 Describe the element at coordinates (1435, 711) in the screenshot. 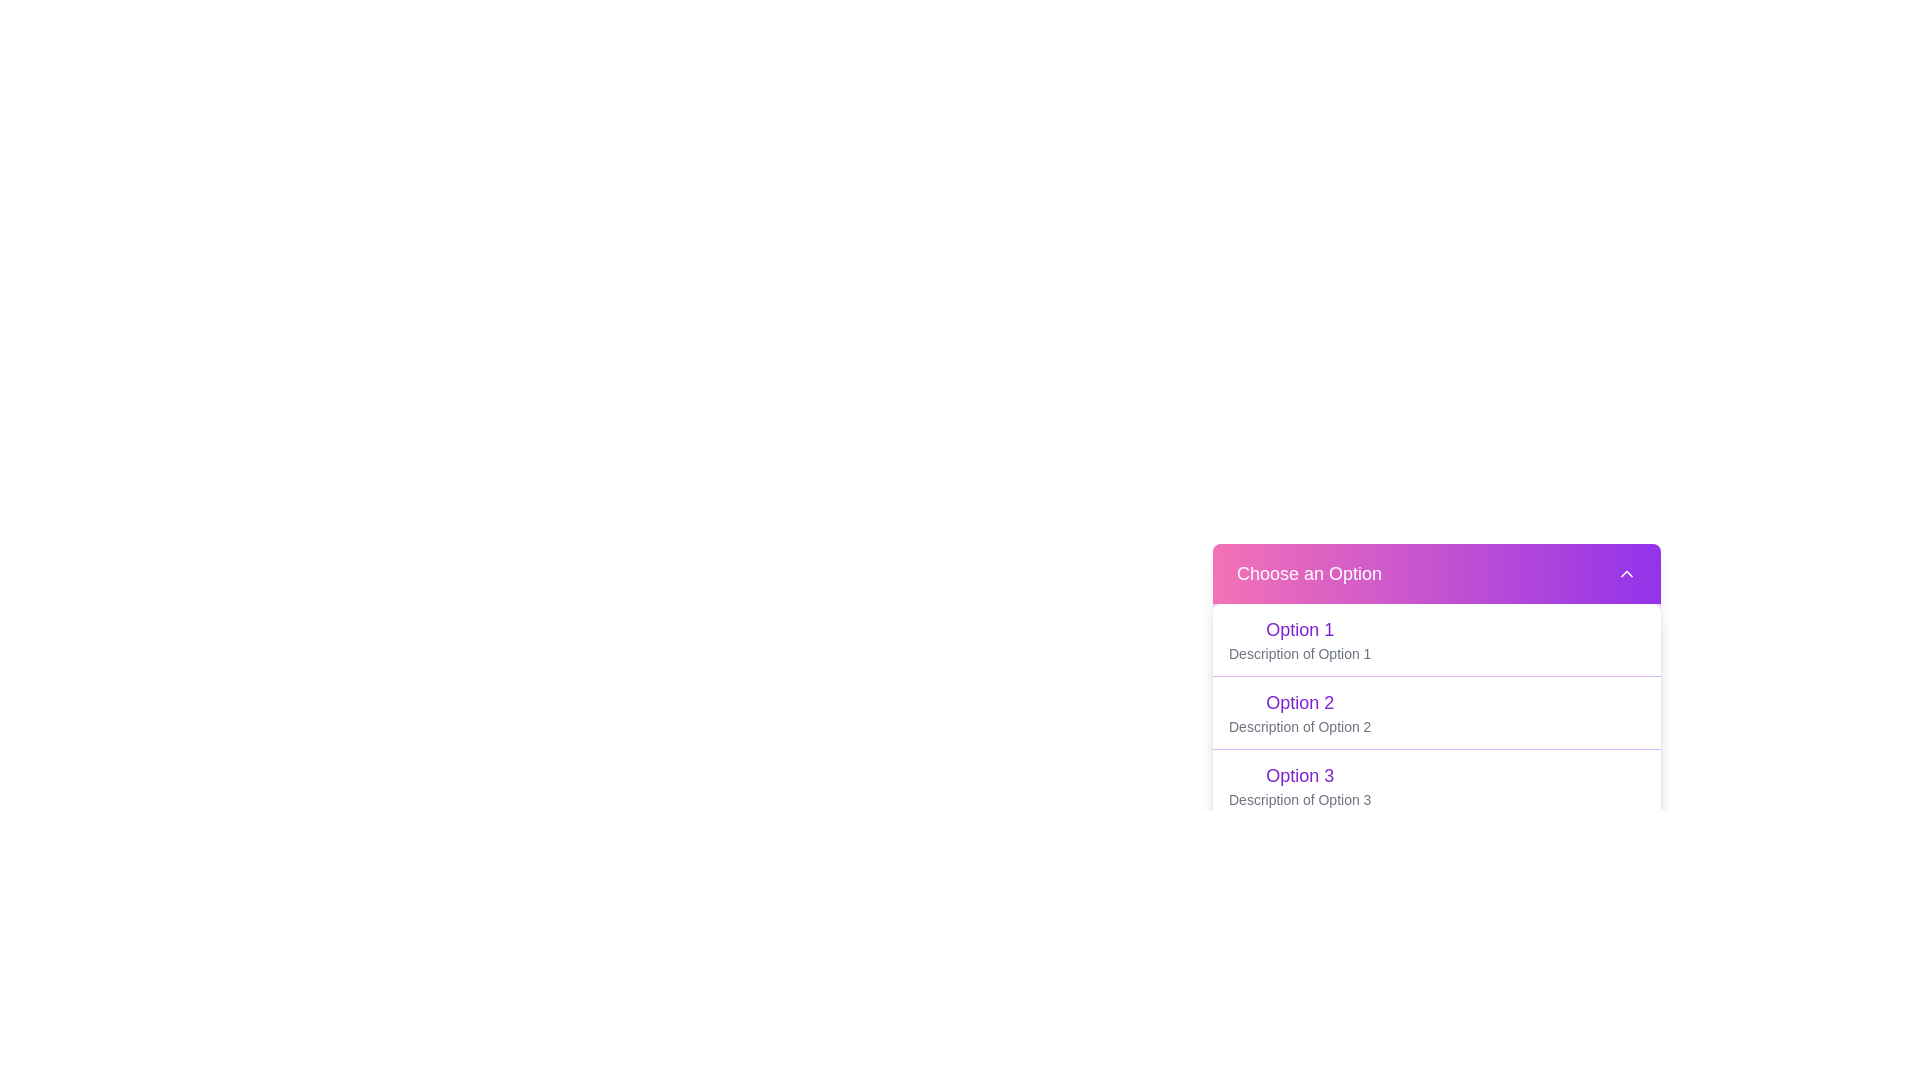

I see `the second option in the dropdown list titled 'Choose an Option'` at that location.